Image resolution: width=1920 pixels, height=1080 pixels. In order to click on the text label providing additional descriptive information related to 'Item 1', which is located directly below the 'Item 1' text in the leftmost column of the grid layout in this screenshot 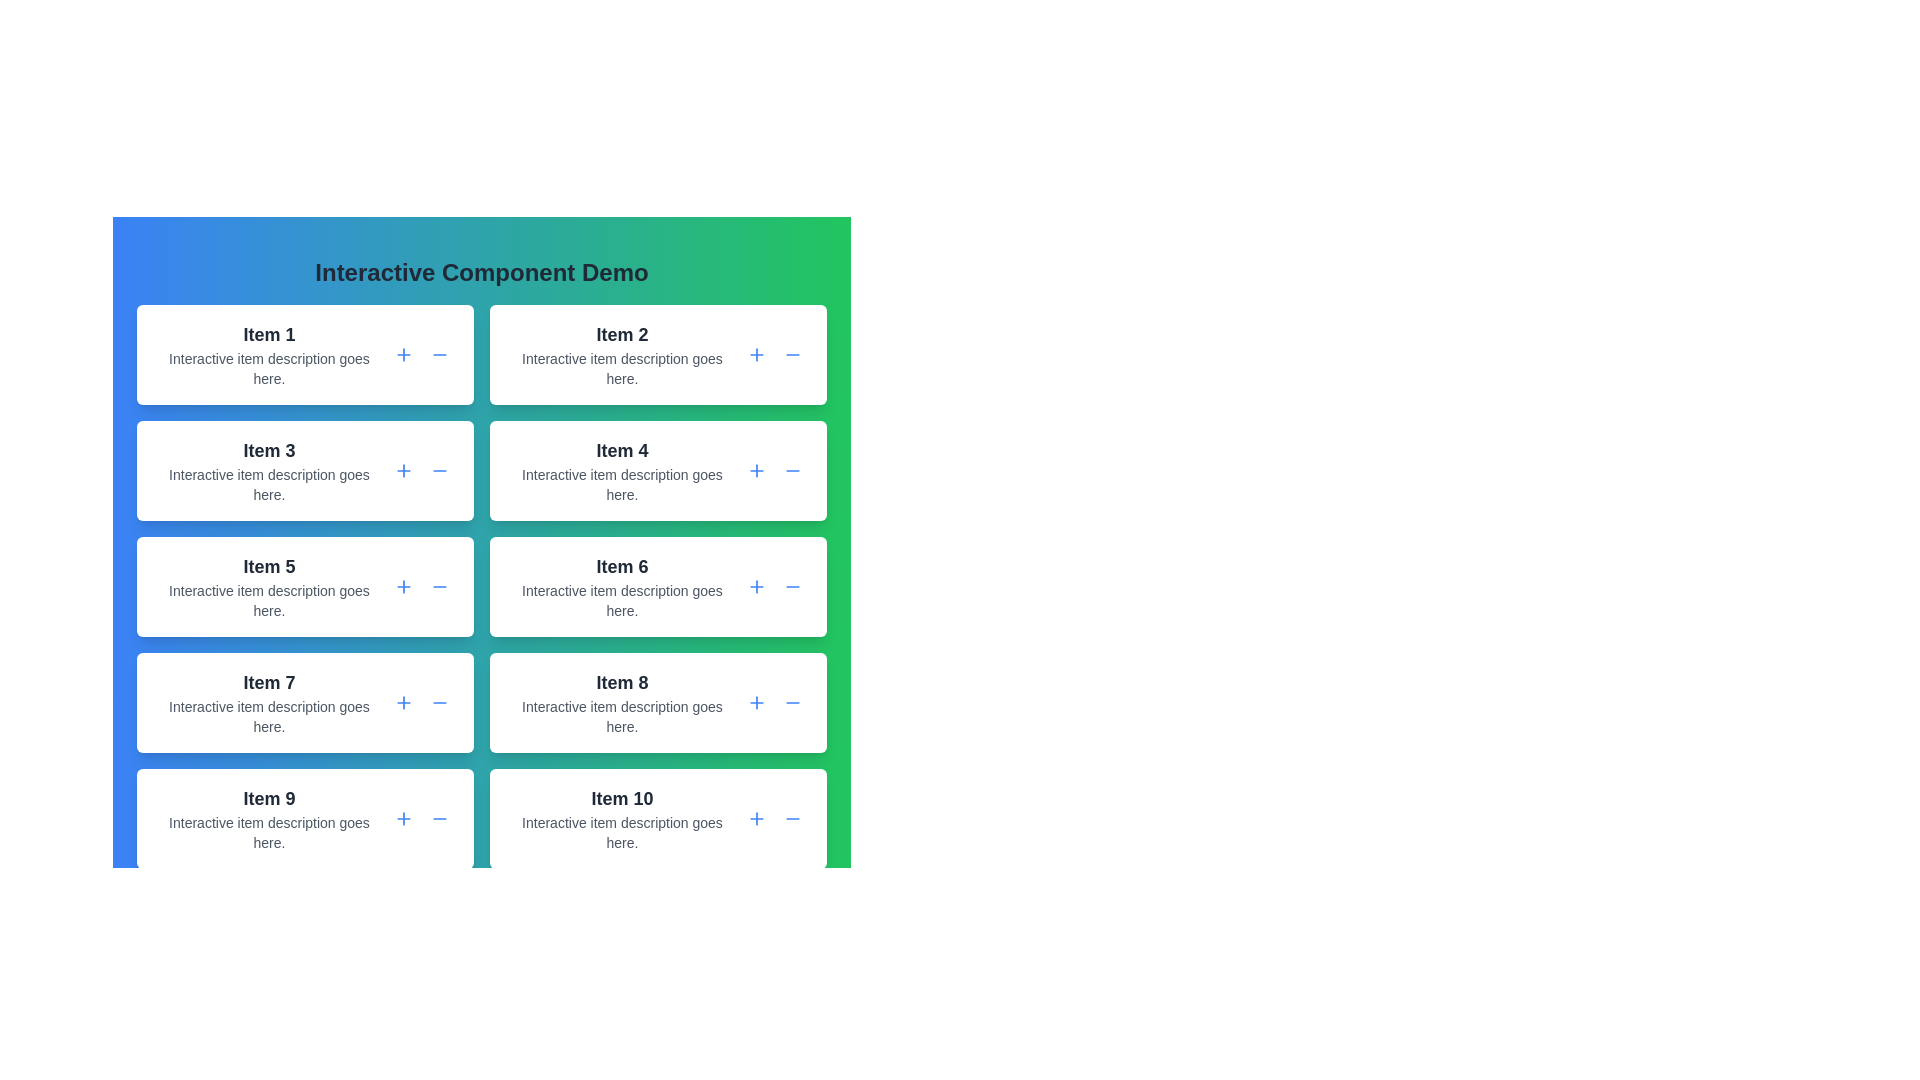, I will do `click(268, 369)`.